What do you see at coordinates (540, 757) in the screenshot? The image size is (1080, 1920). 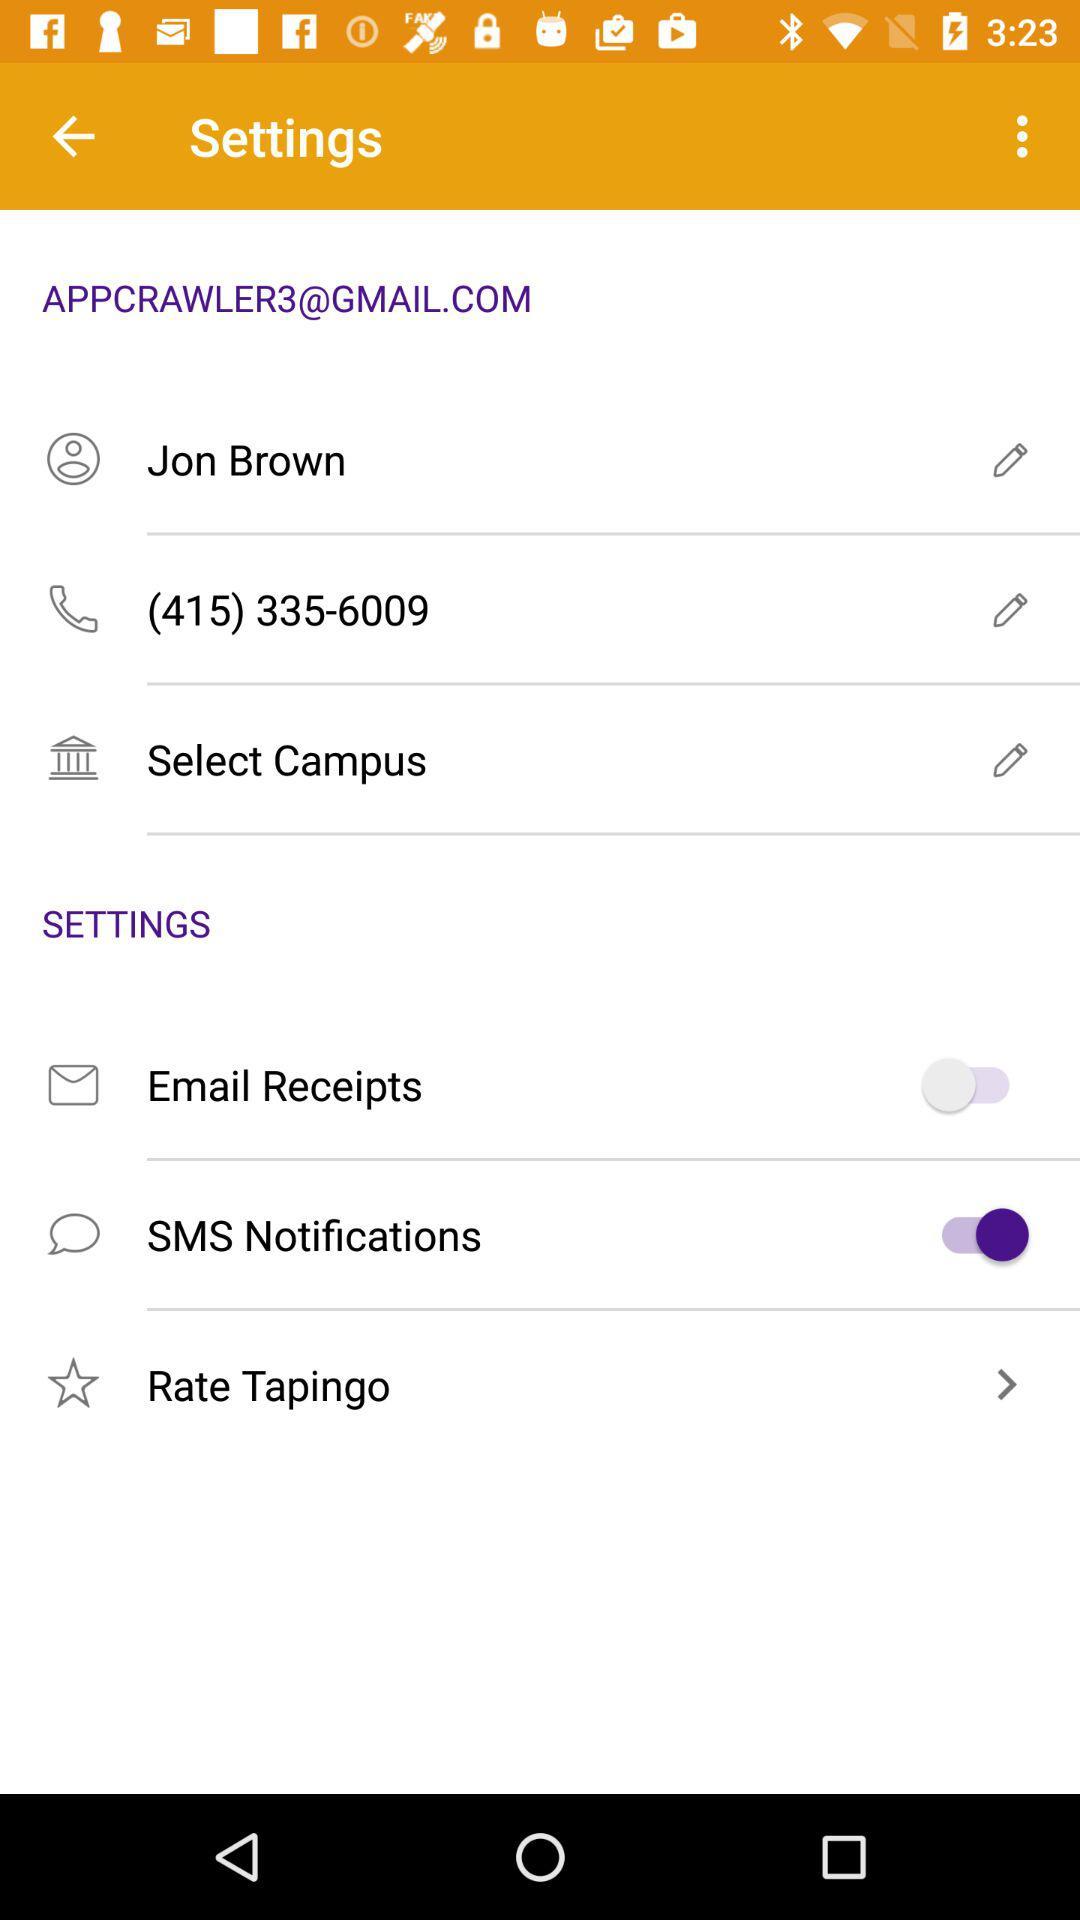 I see `the icon above settings` at bounding box center [540, 757].